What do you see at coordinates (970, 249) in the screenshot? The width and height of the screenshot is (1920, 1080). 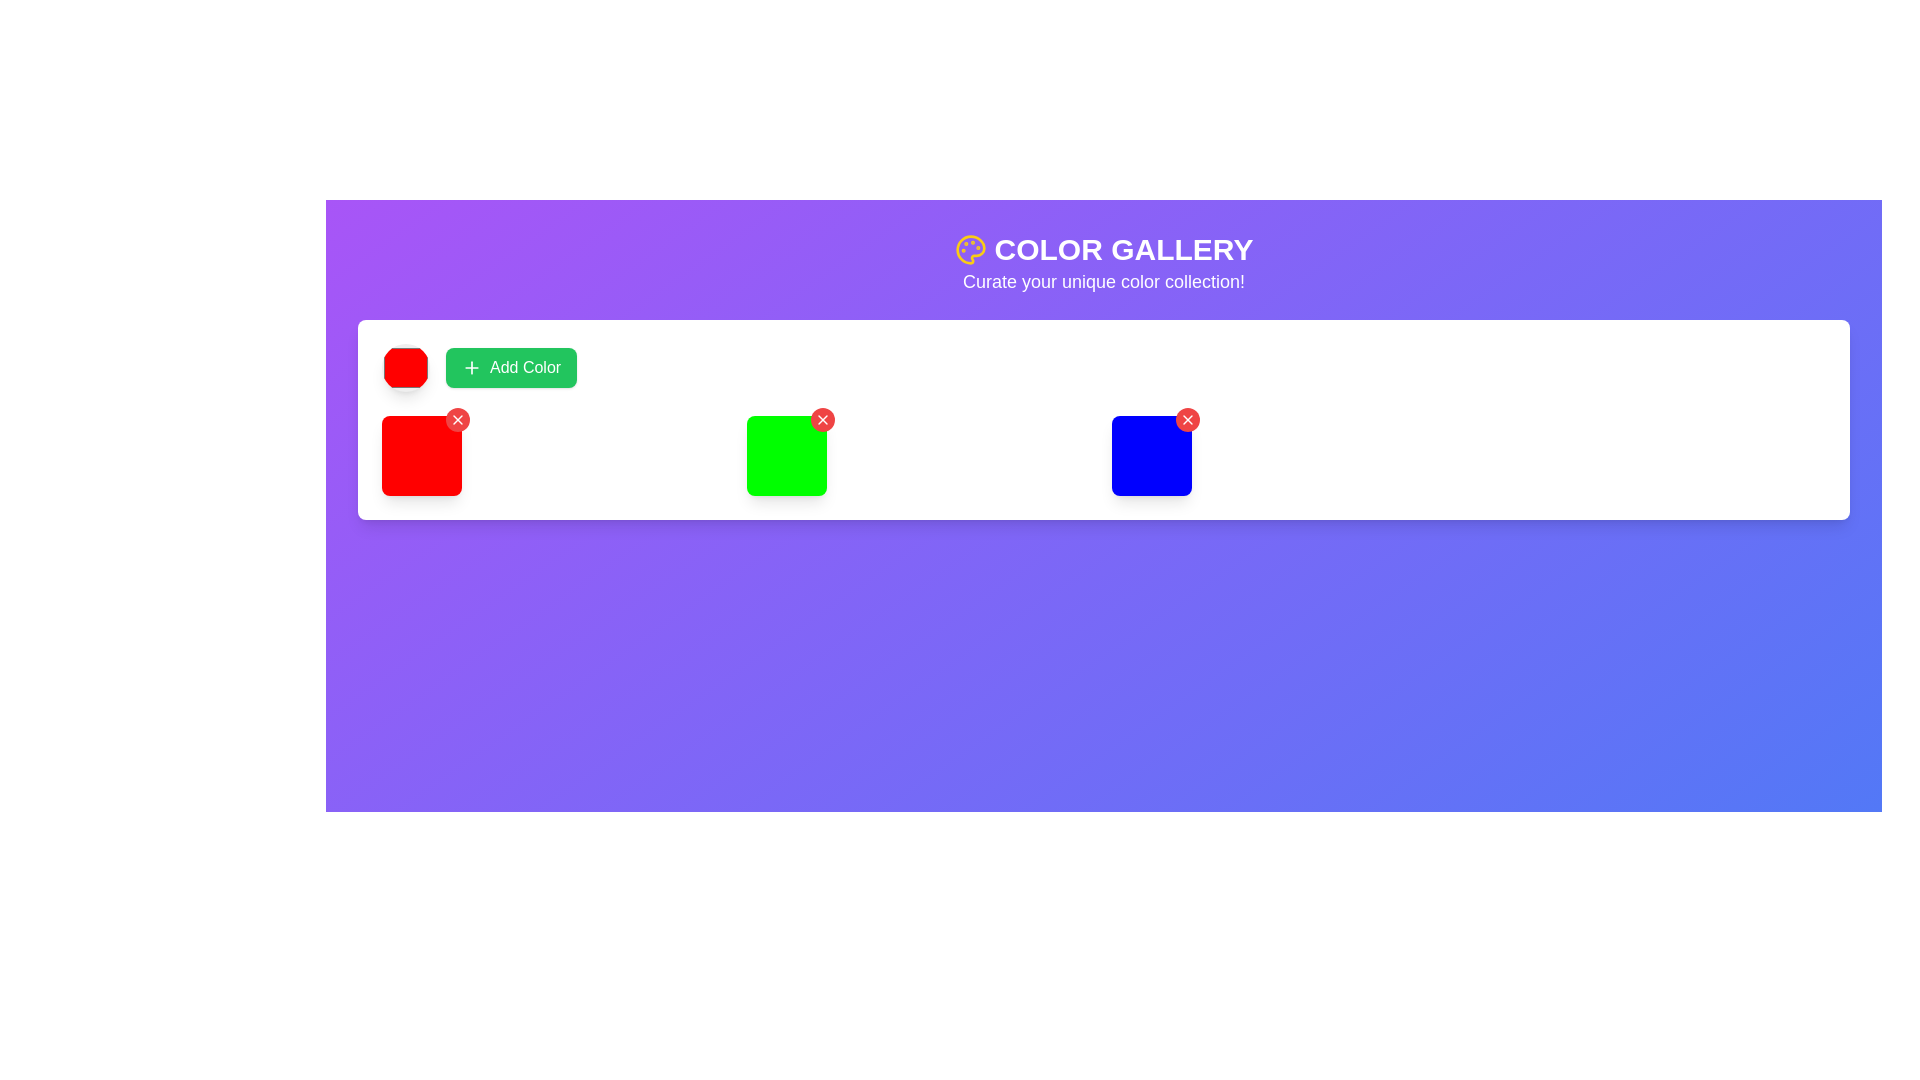 I see `the artist palette icon located to the left of the 'COLOR GALLERY' heading, which features a yellow outline and is situated in the top central portion of the interface` at bounding box center [970, 249].